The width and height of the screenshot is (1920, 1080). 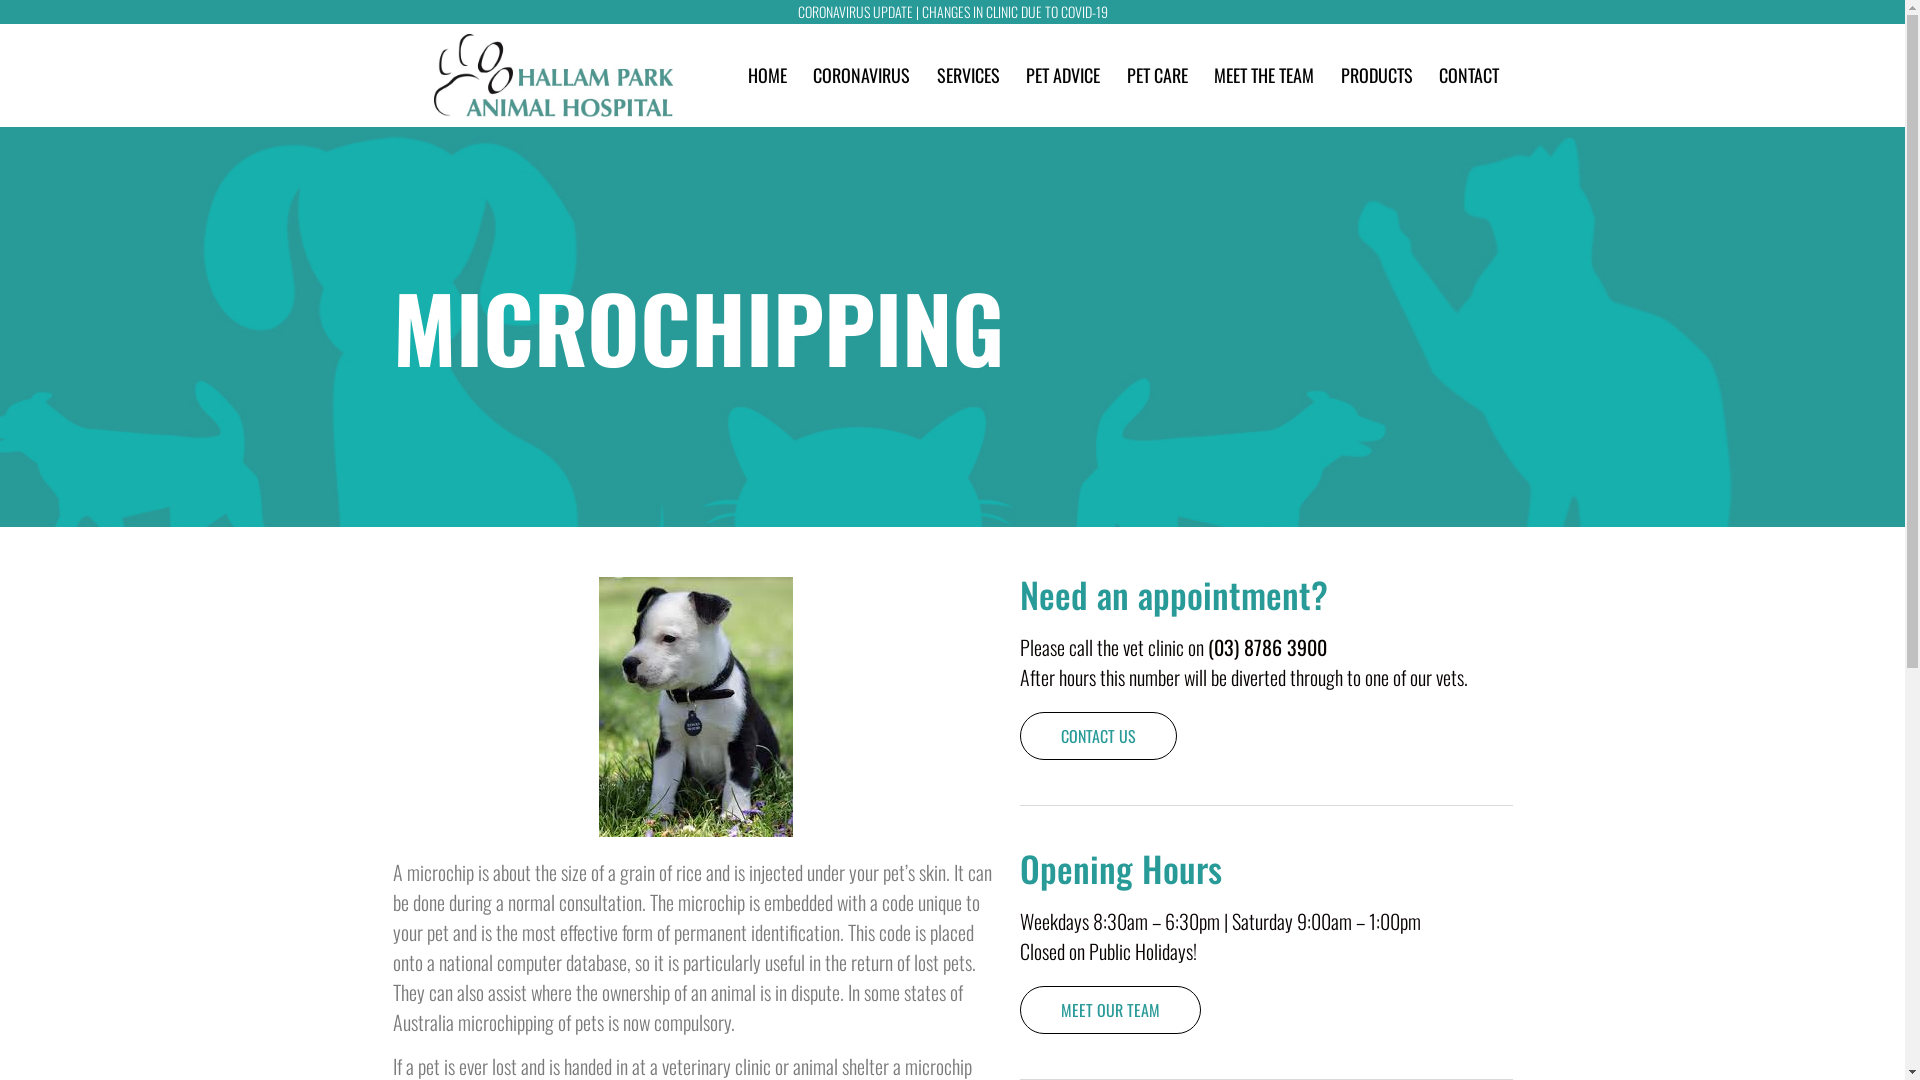 I want to click on 'MEET THE TEAM', so click(x=1262, y=73).